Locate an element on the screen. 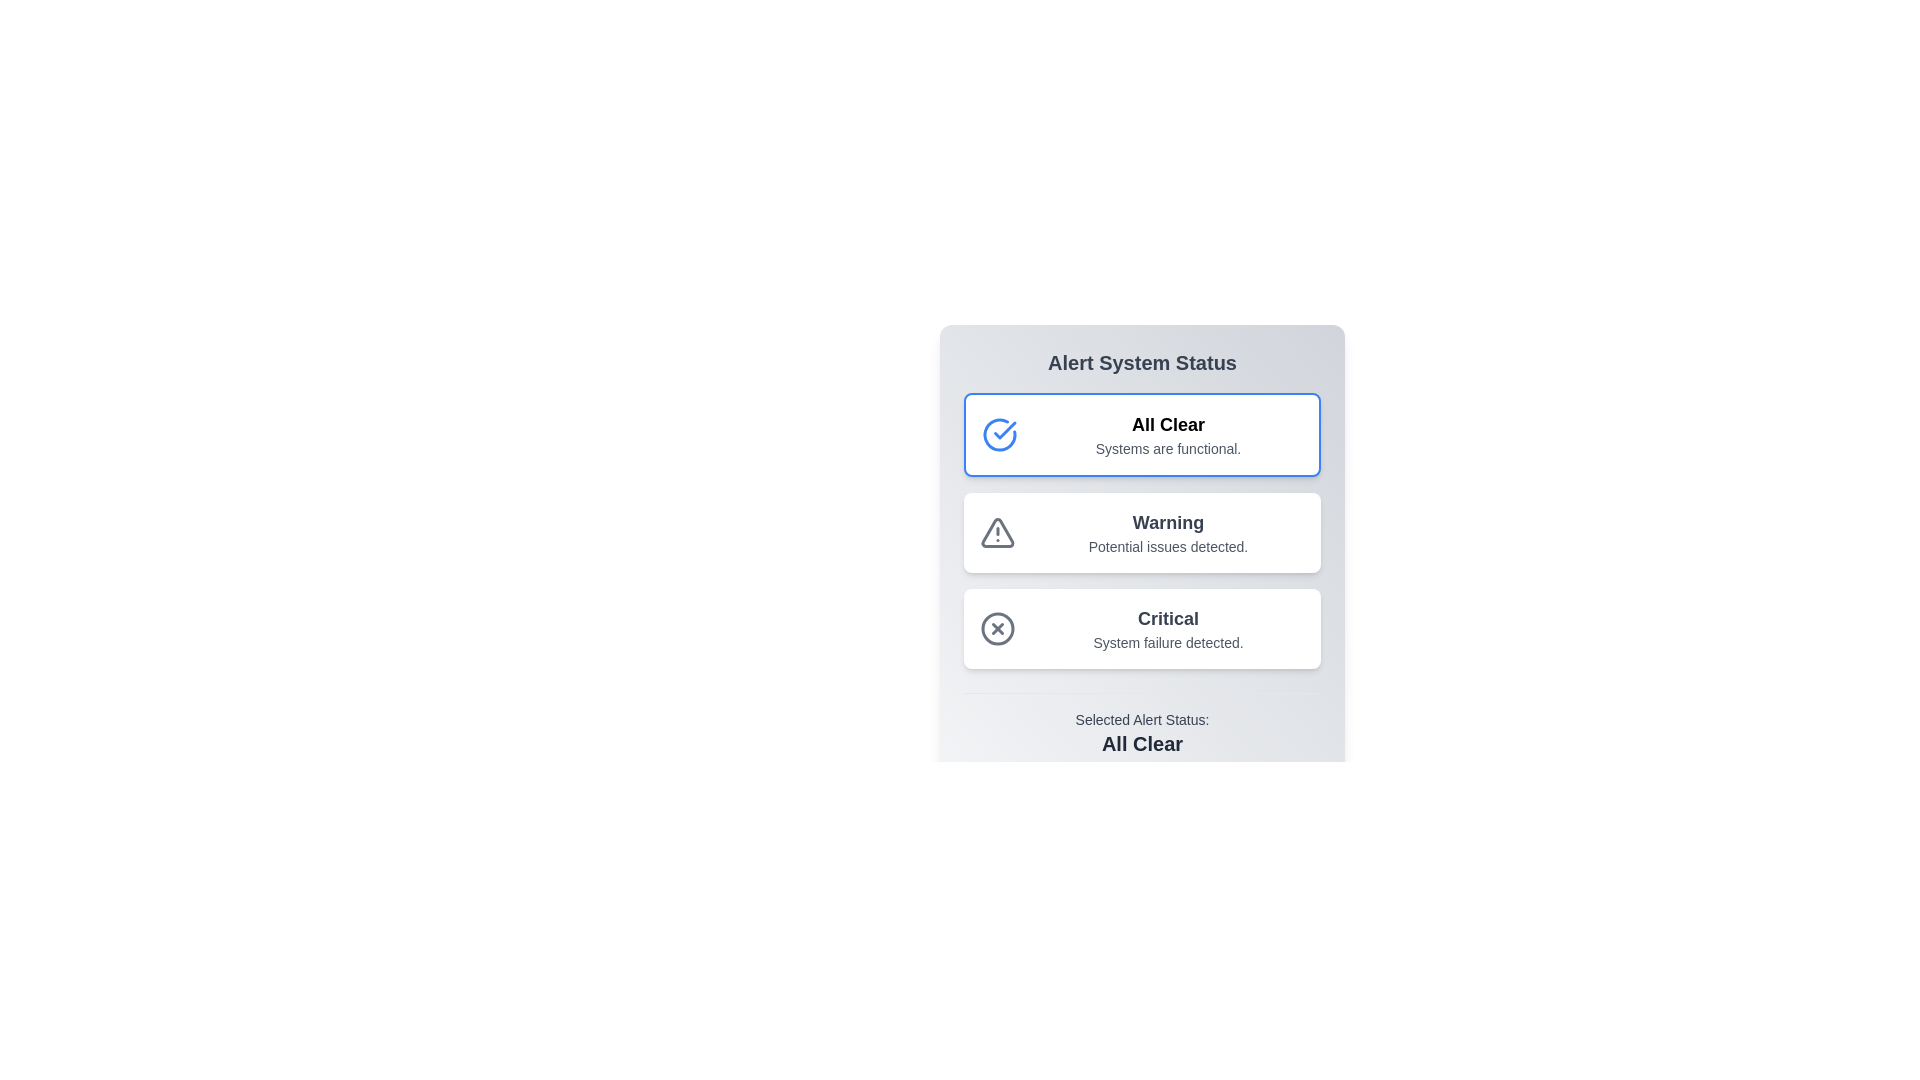  the static text element that indicates a system failure, located beneath the 'Critical' alert classification in the alert status region is located at coordinates (1168, 643).